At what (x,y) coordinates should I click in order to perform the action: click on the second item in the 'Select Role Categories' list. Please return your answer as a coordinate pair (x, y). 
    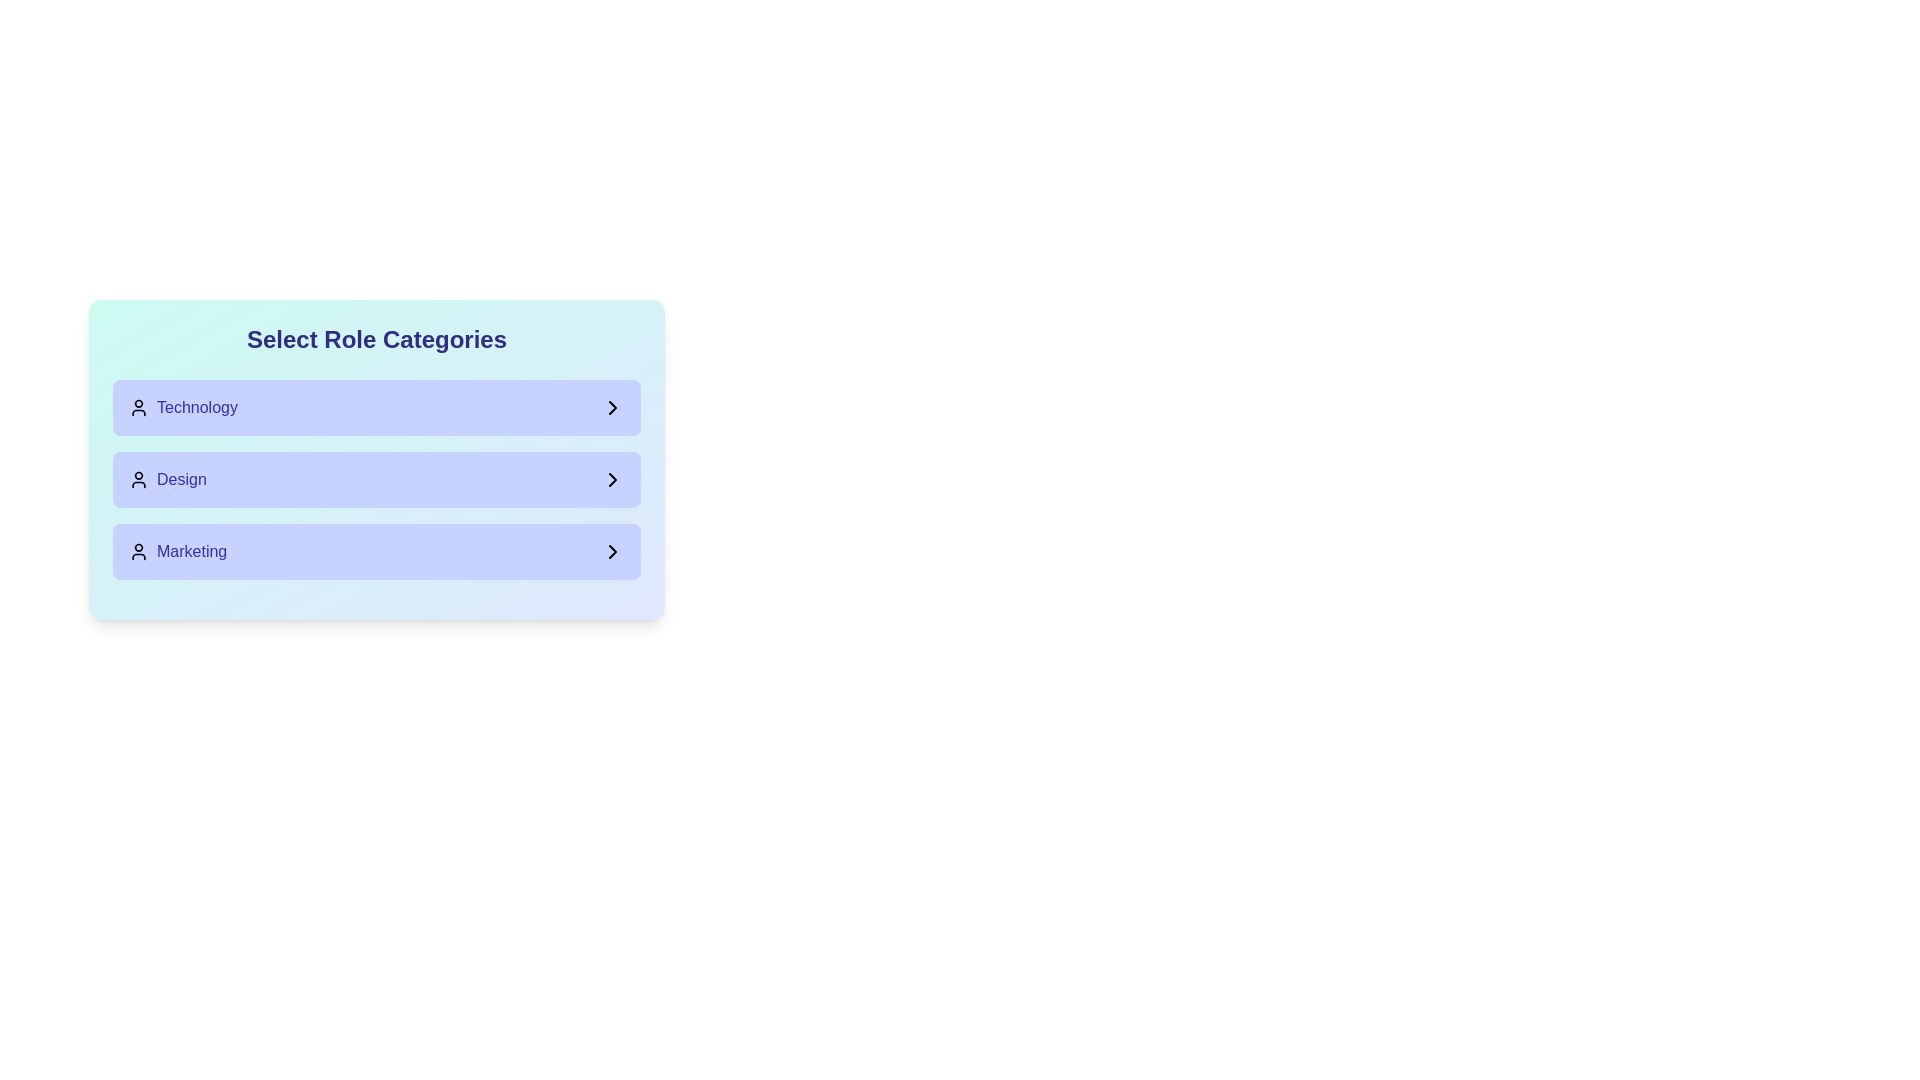
    Looking at the image, I should click on (377, 459).